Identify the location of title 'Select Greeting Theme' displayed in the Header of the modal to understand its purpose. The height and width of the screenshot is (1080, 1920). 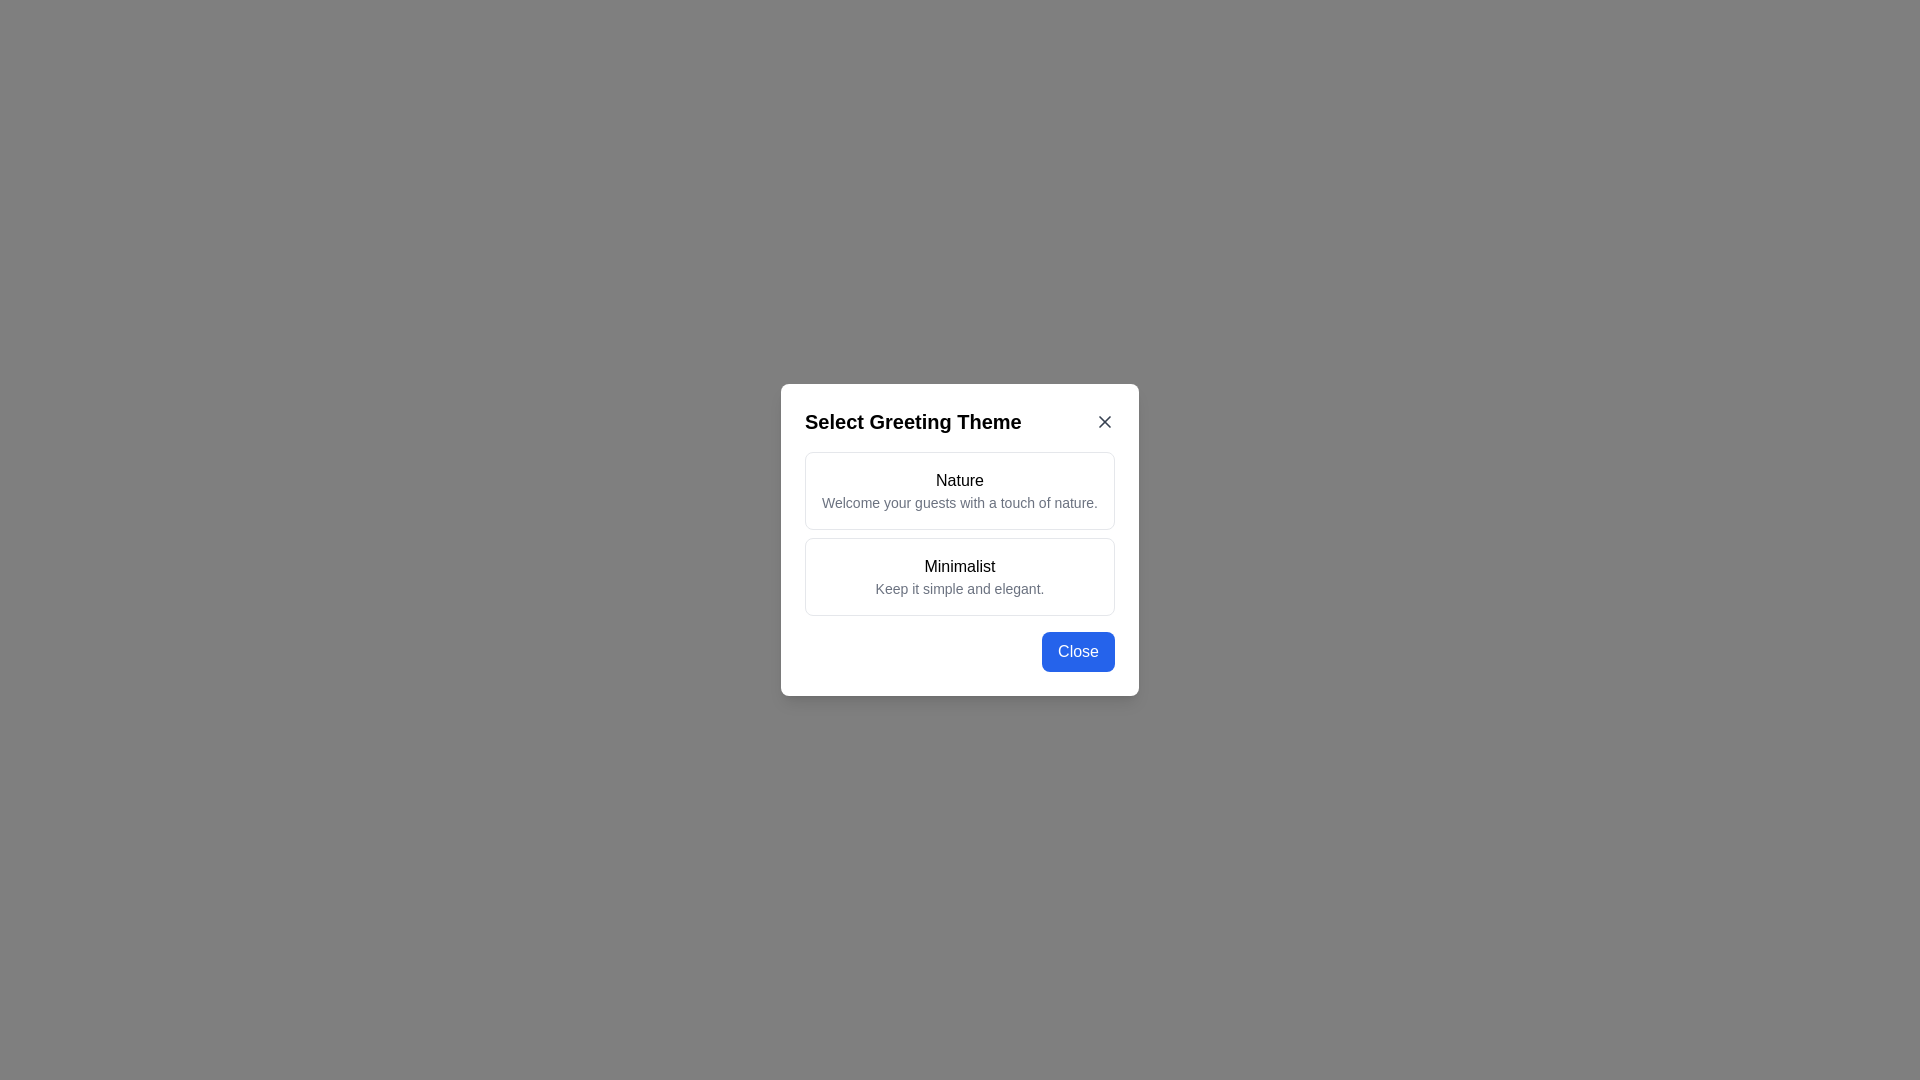
(960, 420).